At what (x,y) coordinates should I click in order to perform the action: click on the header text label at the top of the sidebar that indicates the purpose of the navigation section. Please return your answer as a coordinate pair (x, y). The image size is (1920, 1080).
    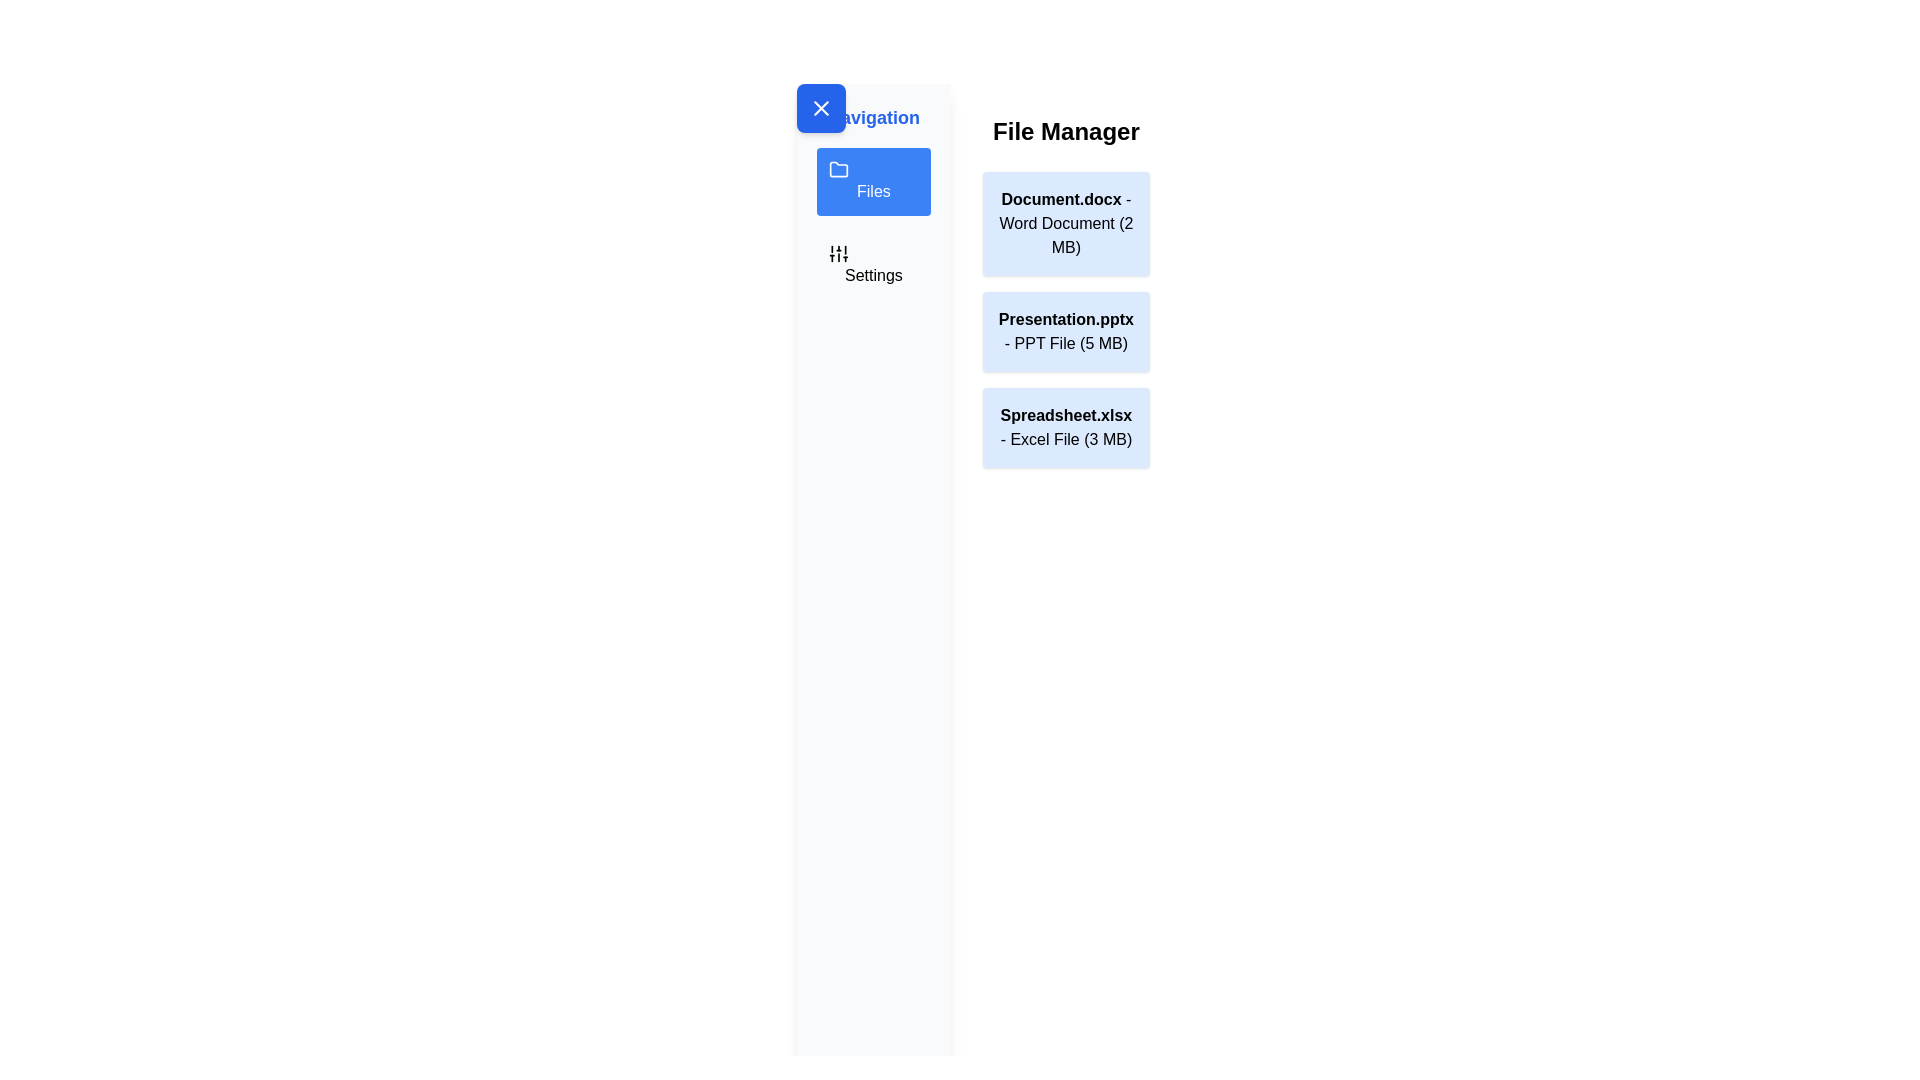
    Looking at the image, I should click on (873, 118).